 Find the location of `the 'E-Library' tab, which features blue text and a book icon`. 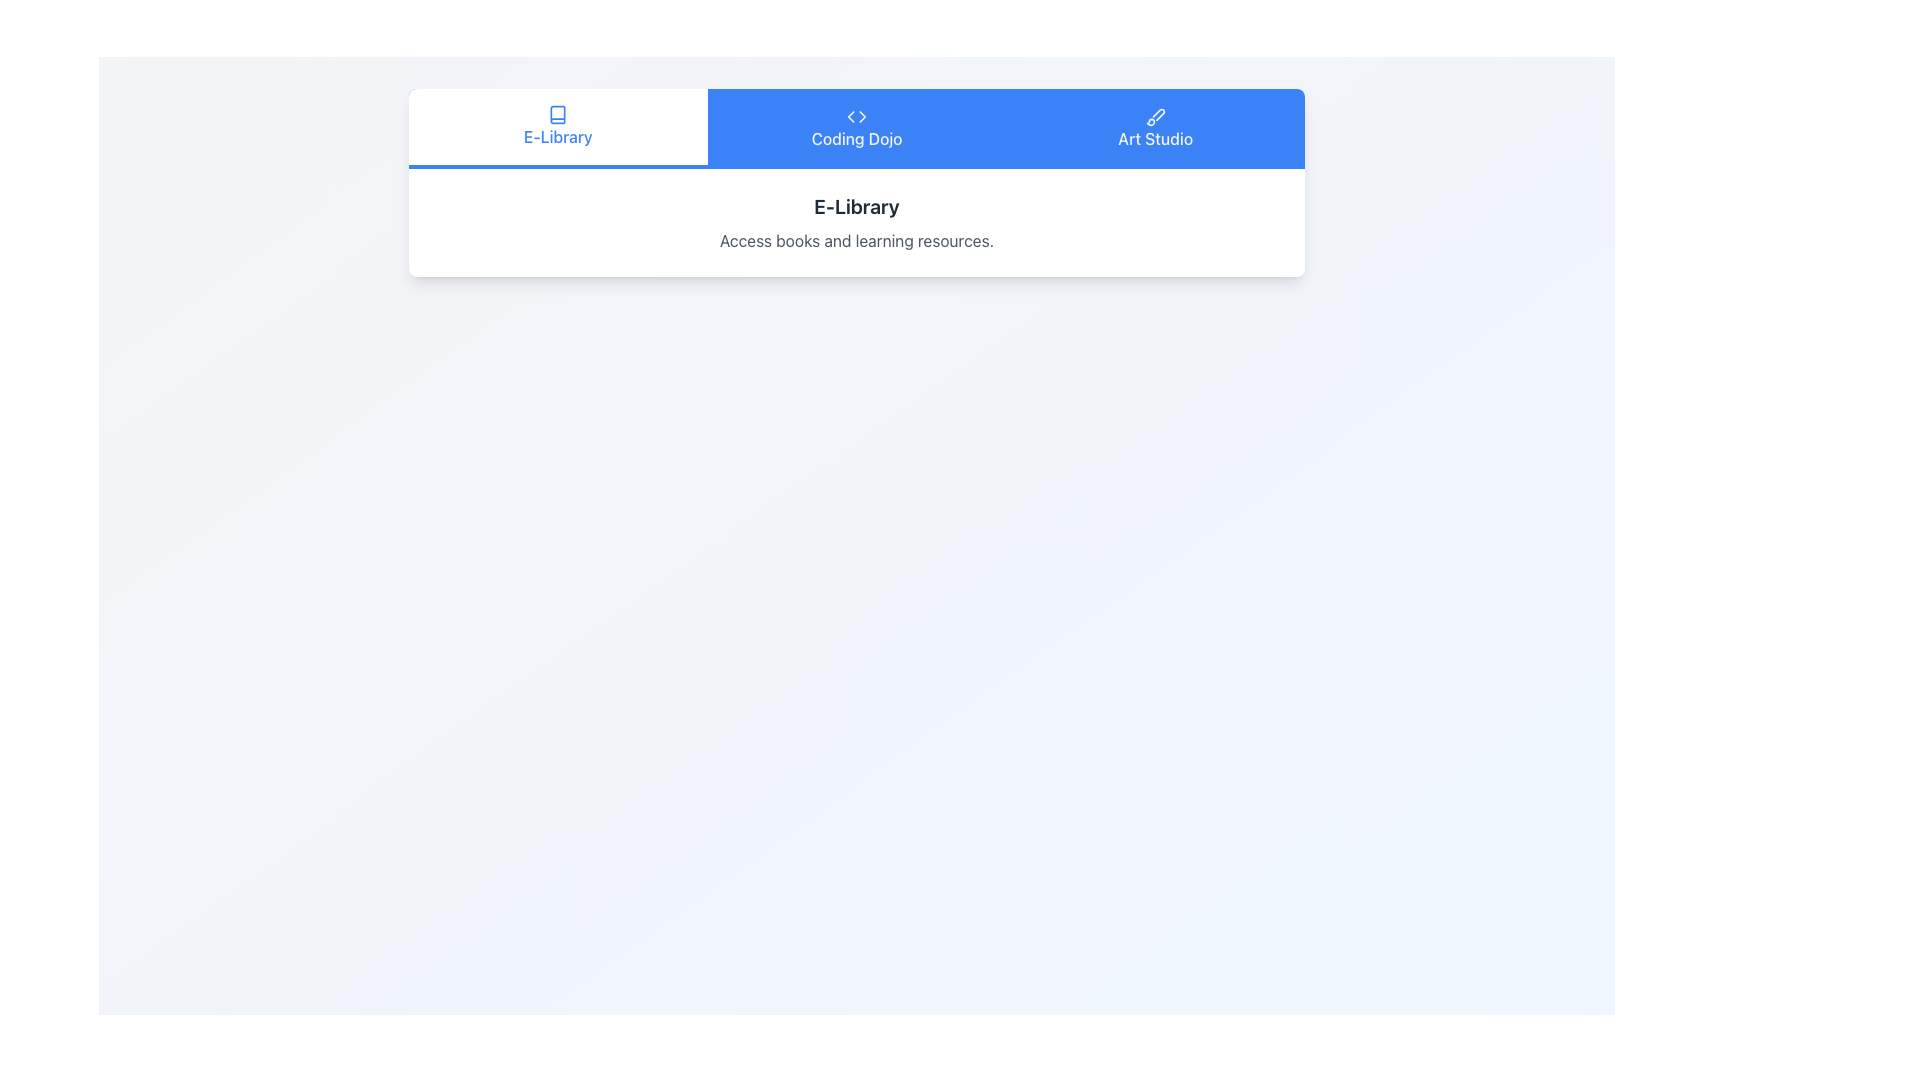

the 'E-Library' tab, which features blue text and a book icon is located at coordinates (557, 127).